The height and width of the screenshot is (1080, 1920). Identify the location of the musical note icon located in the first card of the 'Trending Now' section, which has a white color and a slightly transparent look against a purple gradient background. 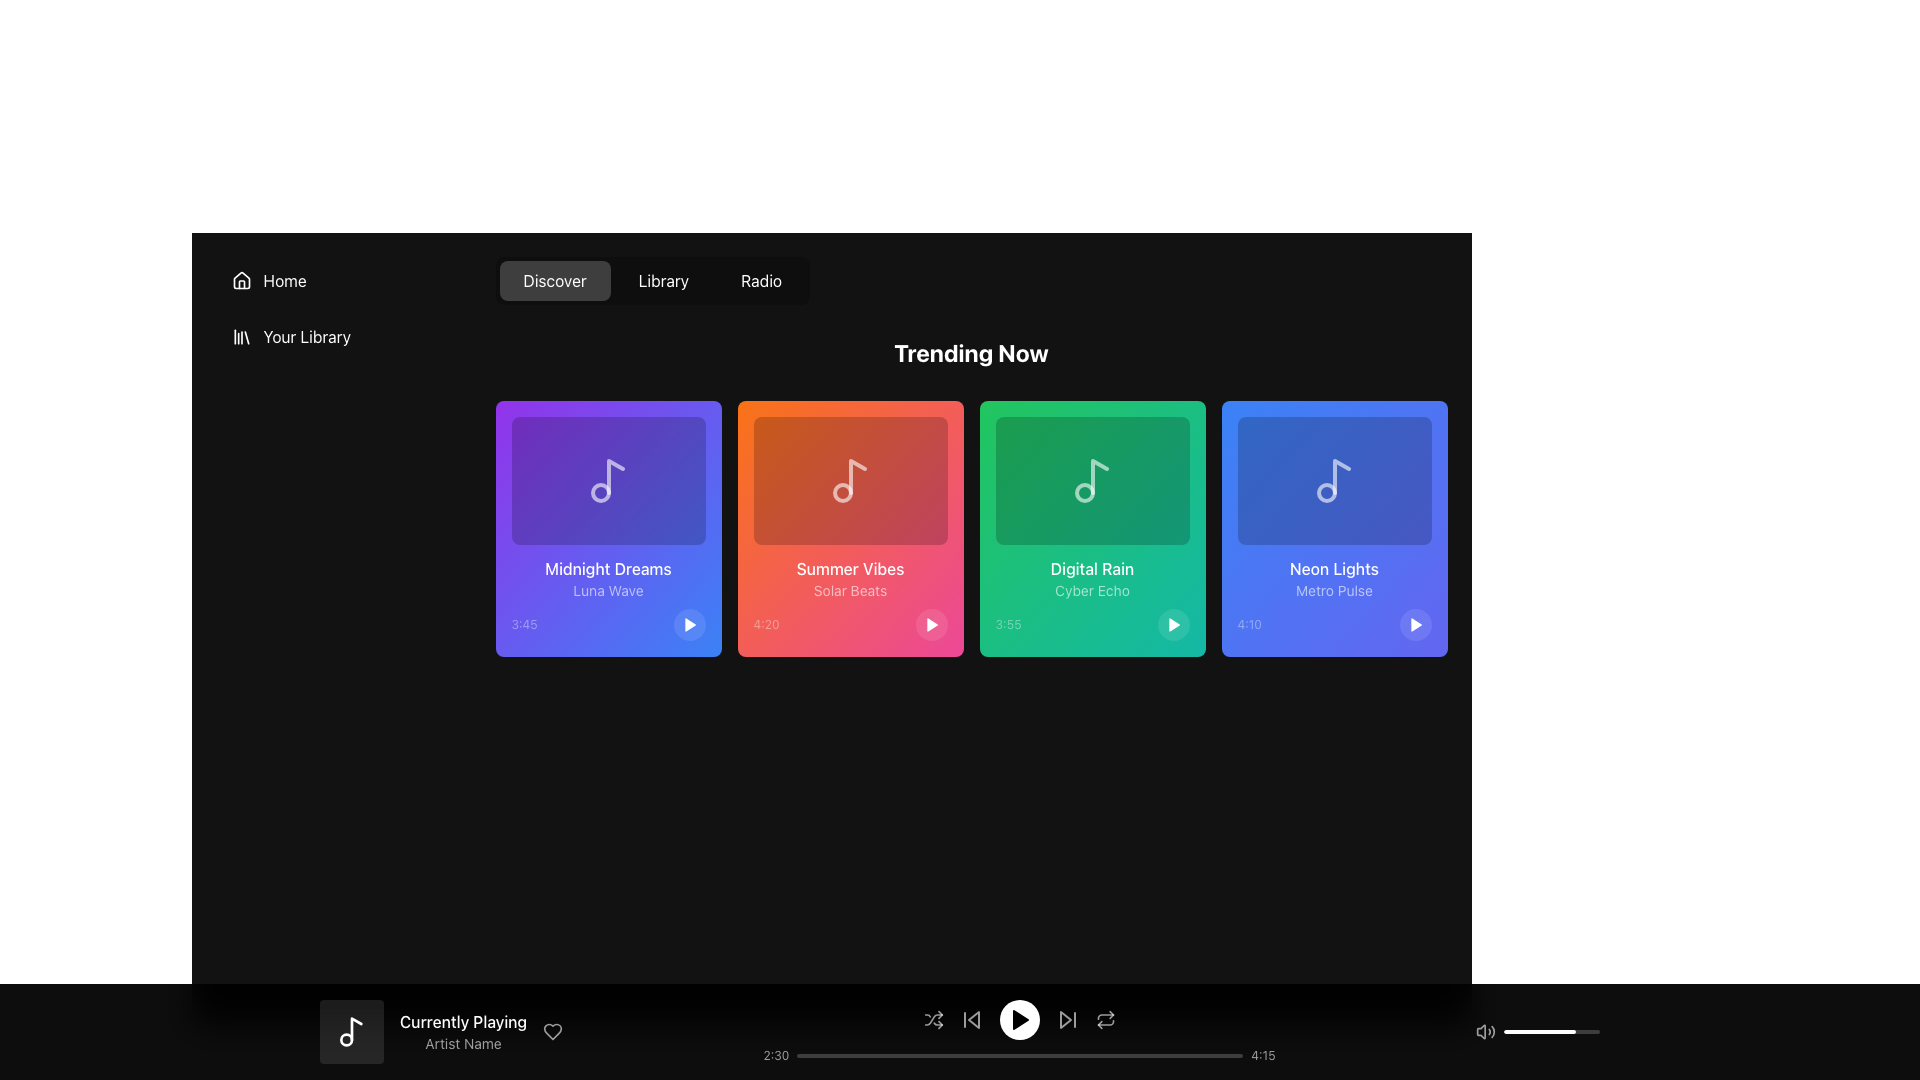
(607, 481).